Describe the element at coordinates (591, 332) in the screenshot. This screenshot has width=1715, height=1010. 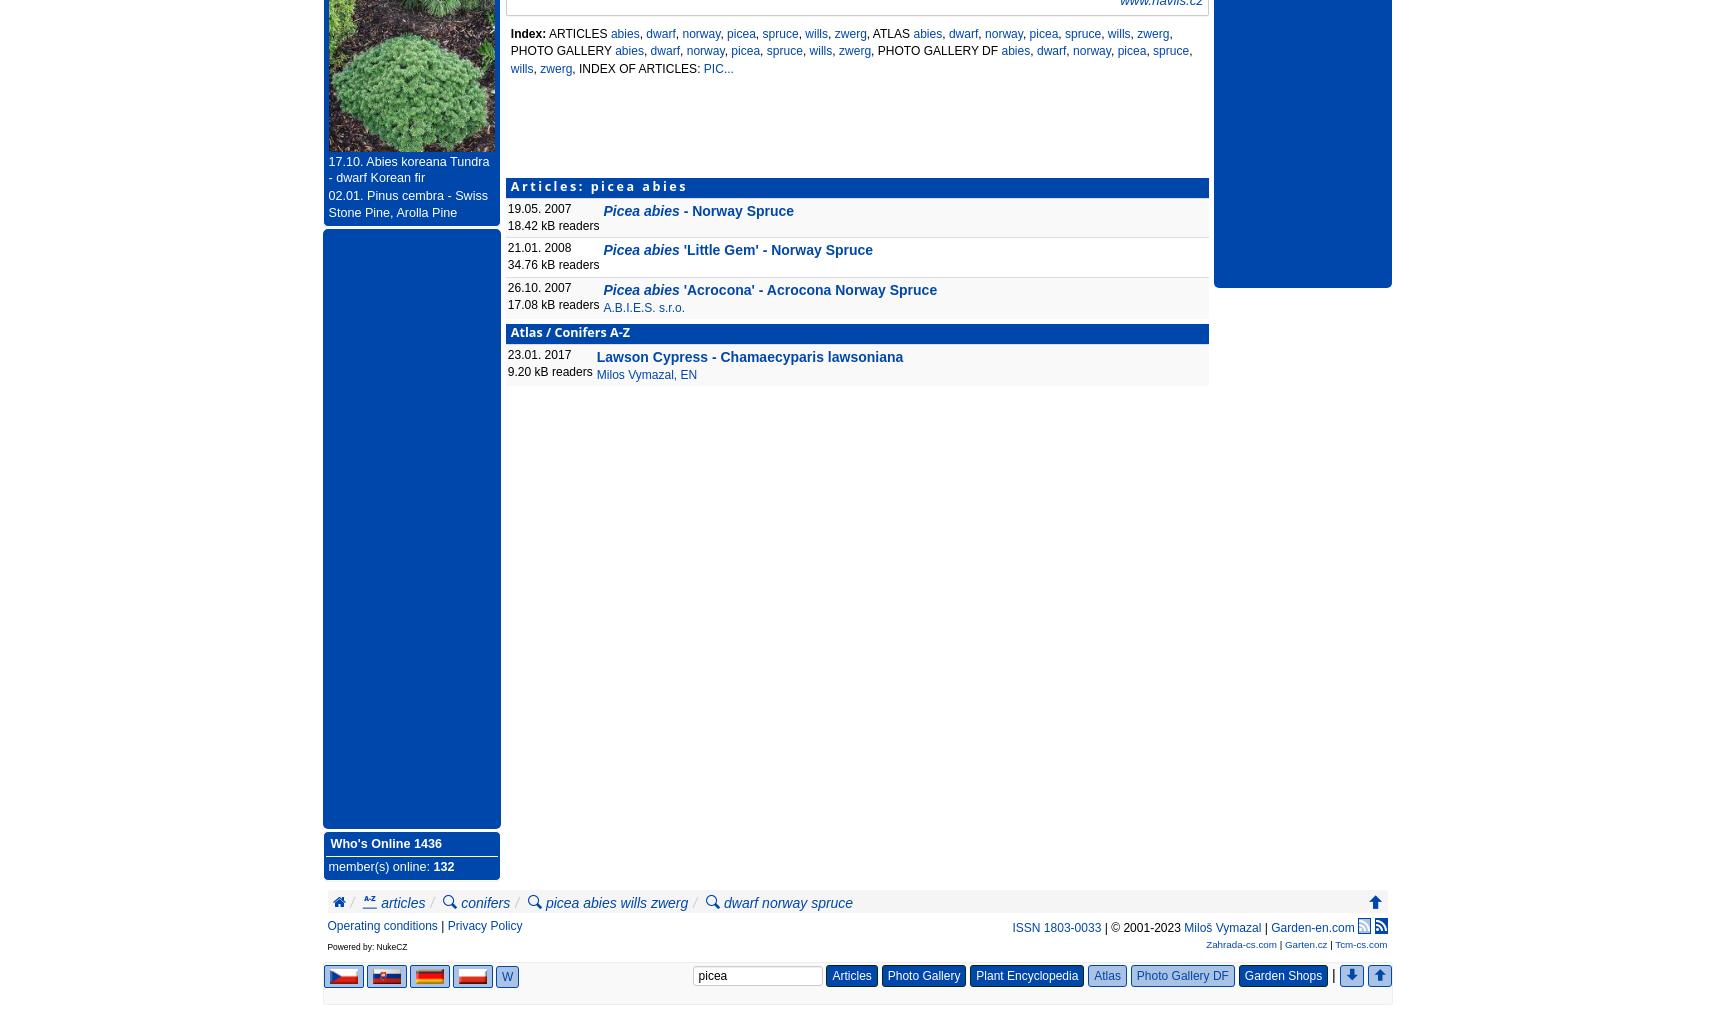
I see `'Conifers A-Z'` at that location.